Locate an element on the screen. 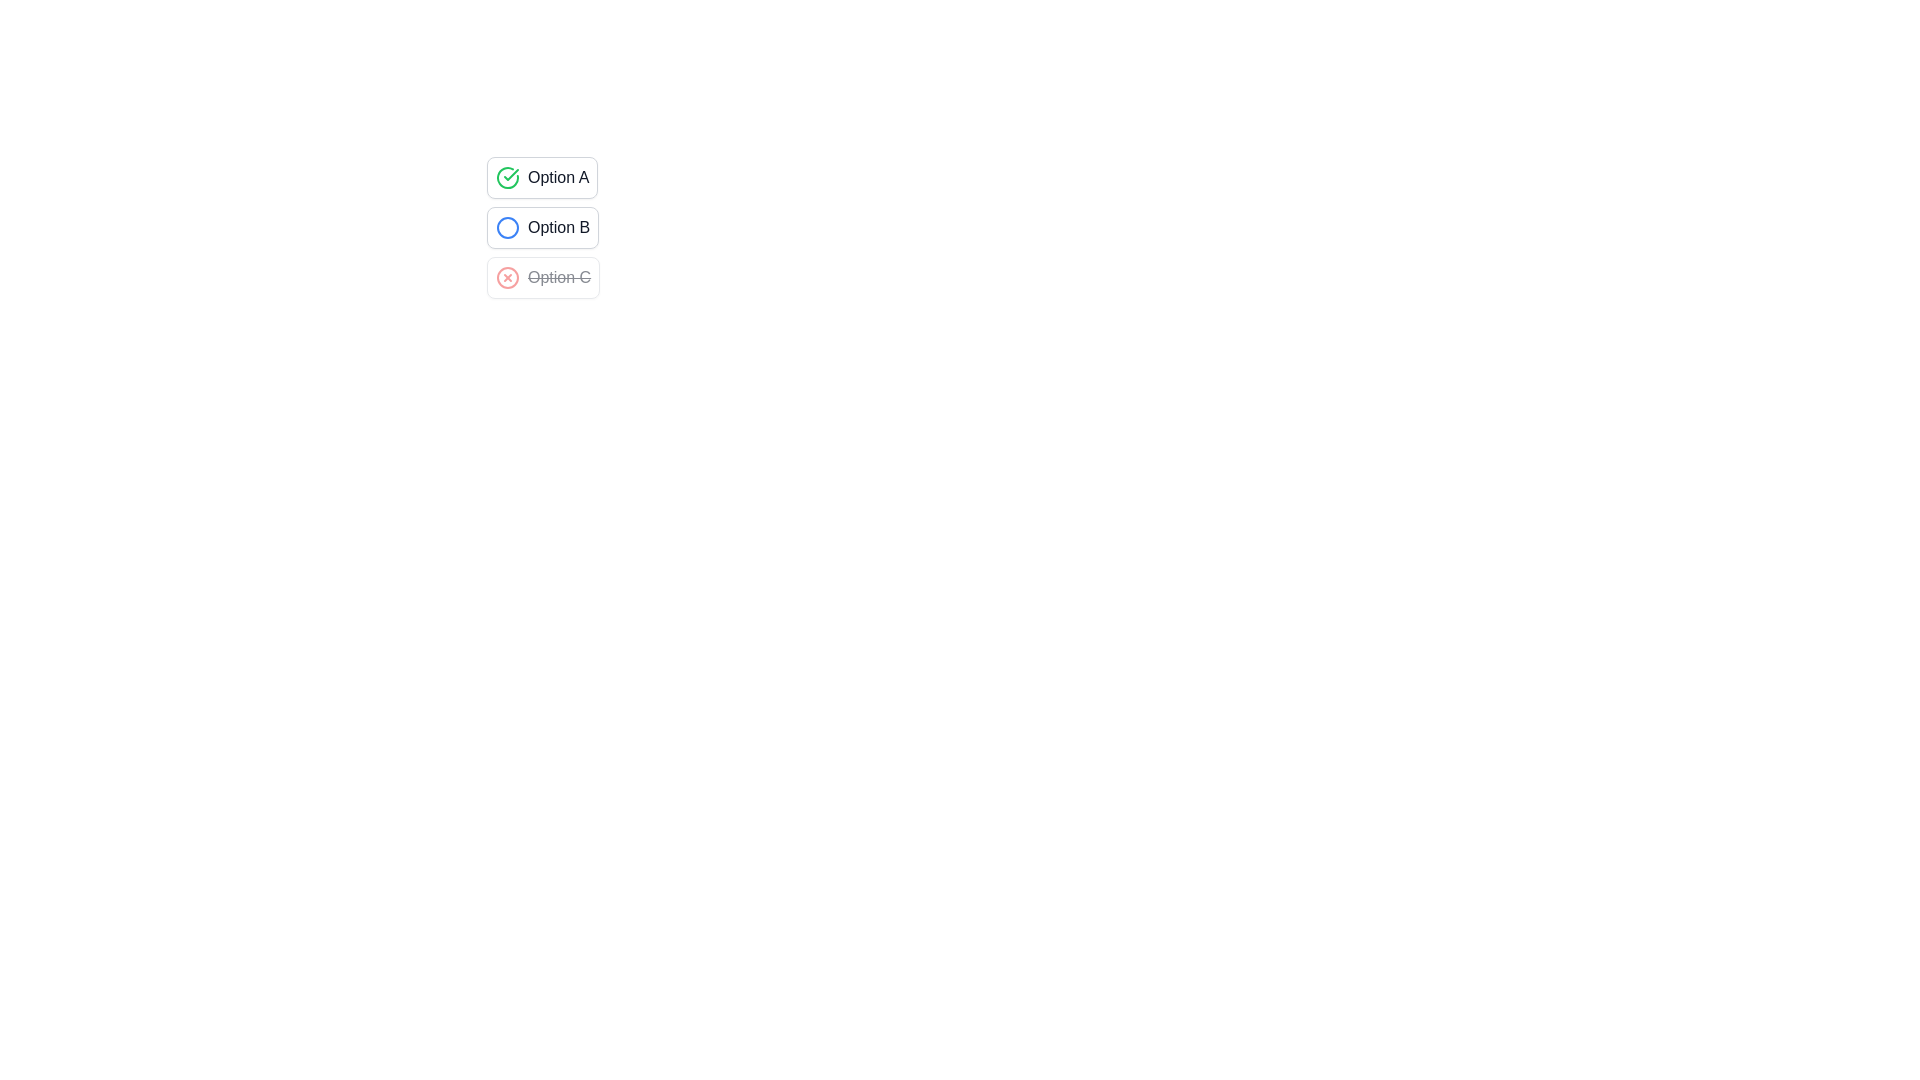  text label 'Option C' which is styled with a line-through effect, indicating it is disabled or unavailable, located in the third position of a vertical selection list is located at coordinates (559, 277).